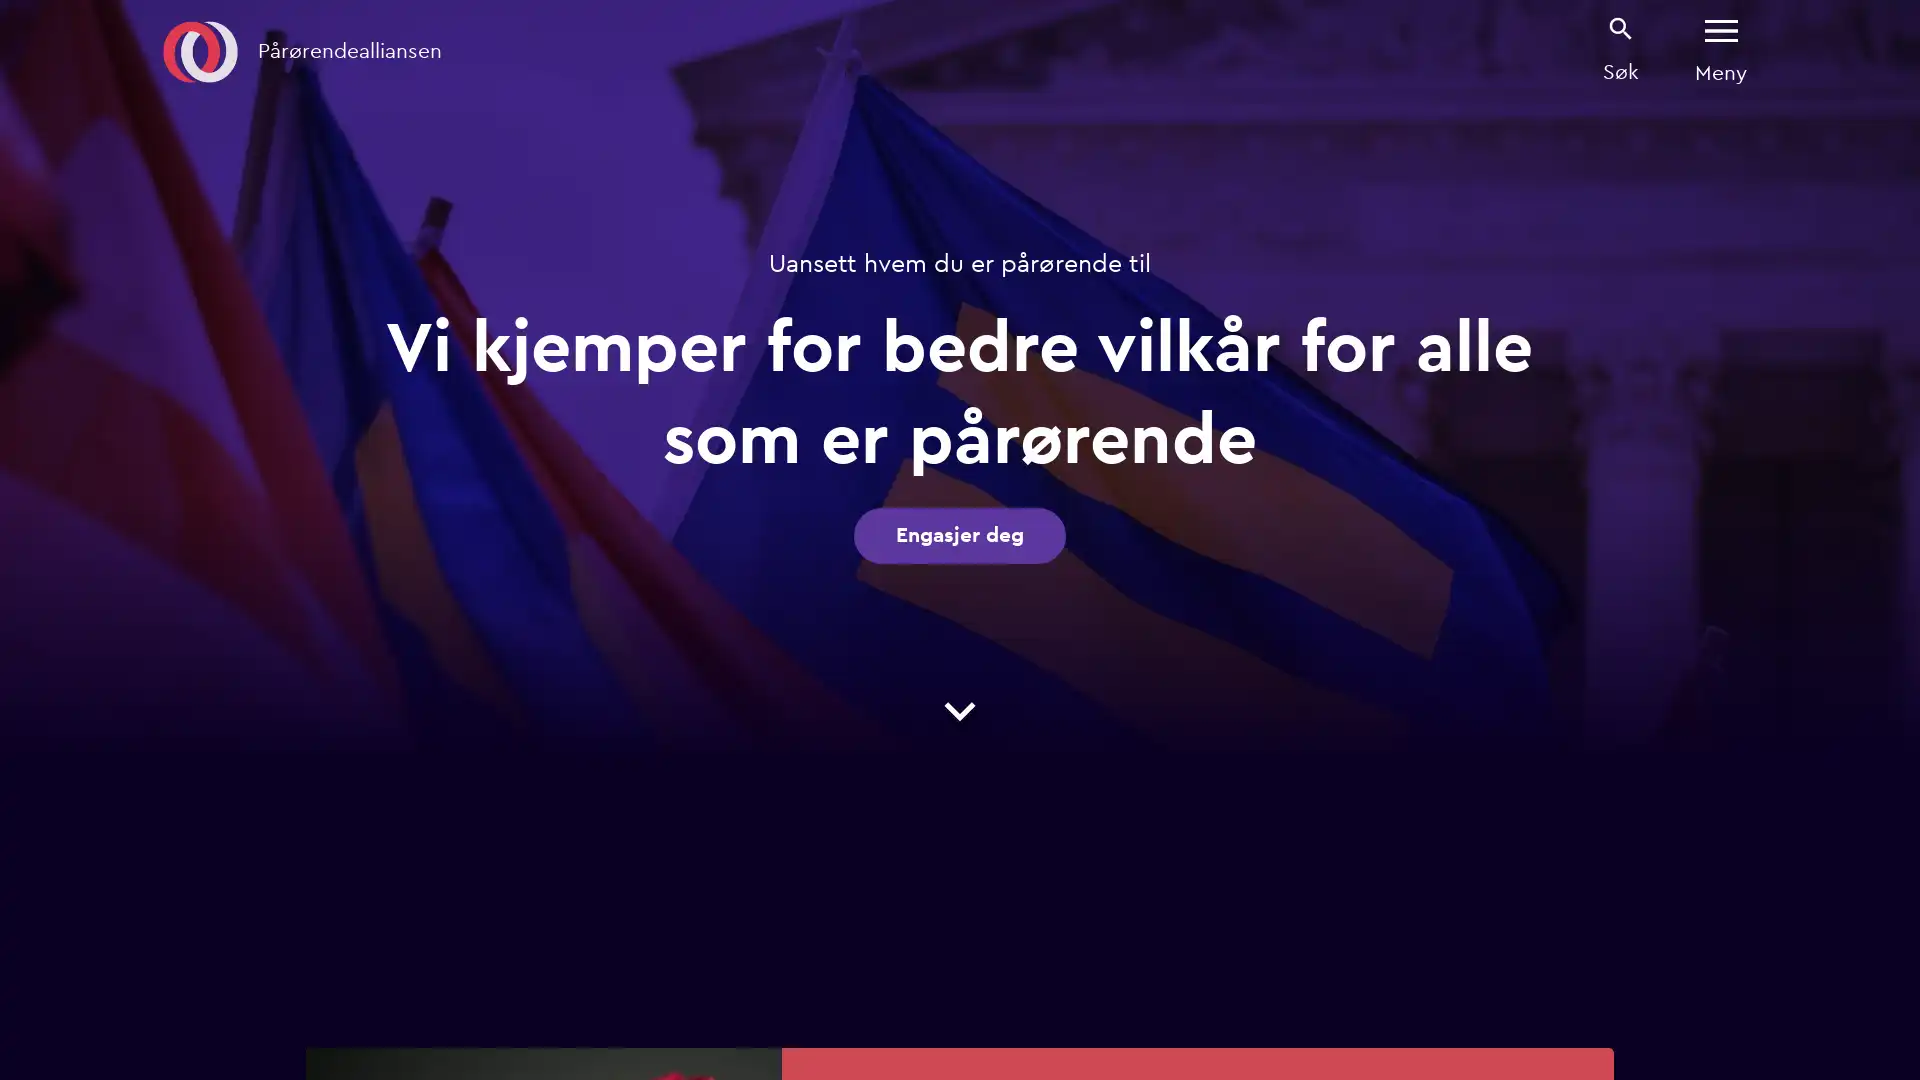 This screenshot has height=1080, width=1920. What do you see at coordinates (1621, 49) in the screenshot?
I see `search Sk` at bounding box center [1621, 49].